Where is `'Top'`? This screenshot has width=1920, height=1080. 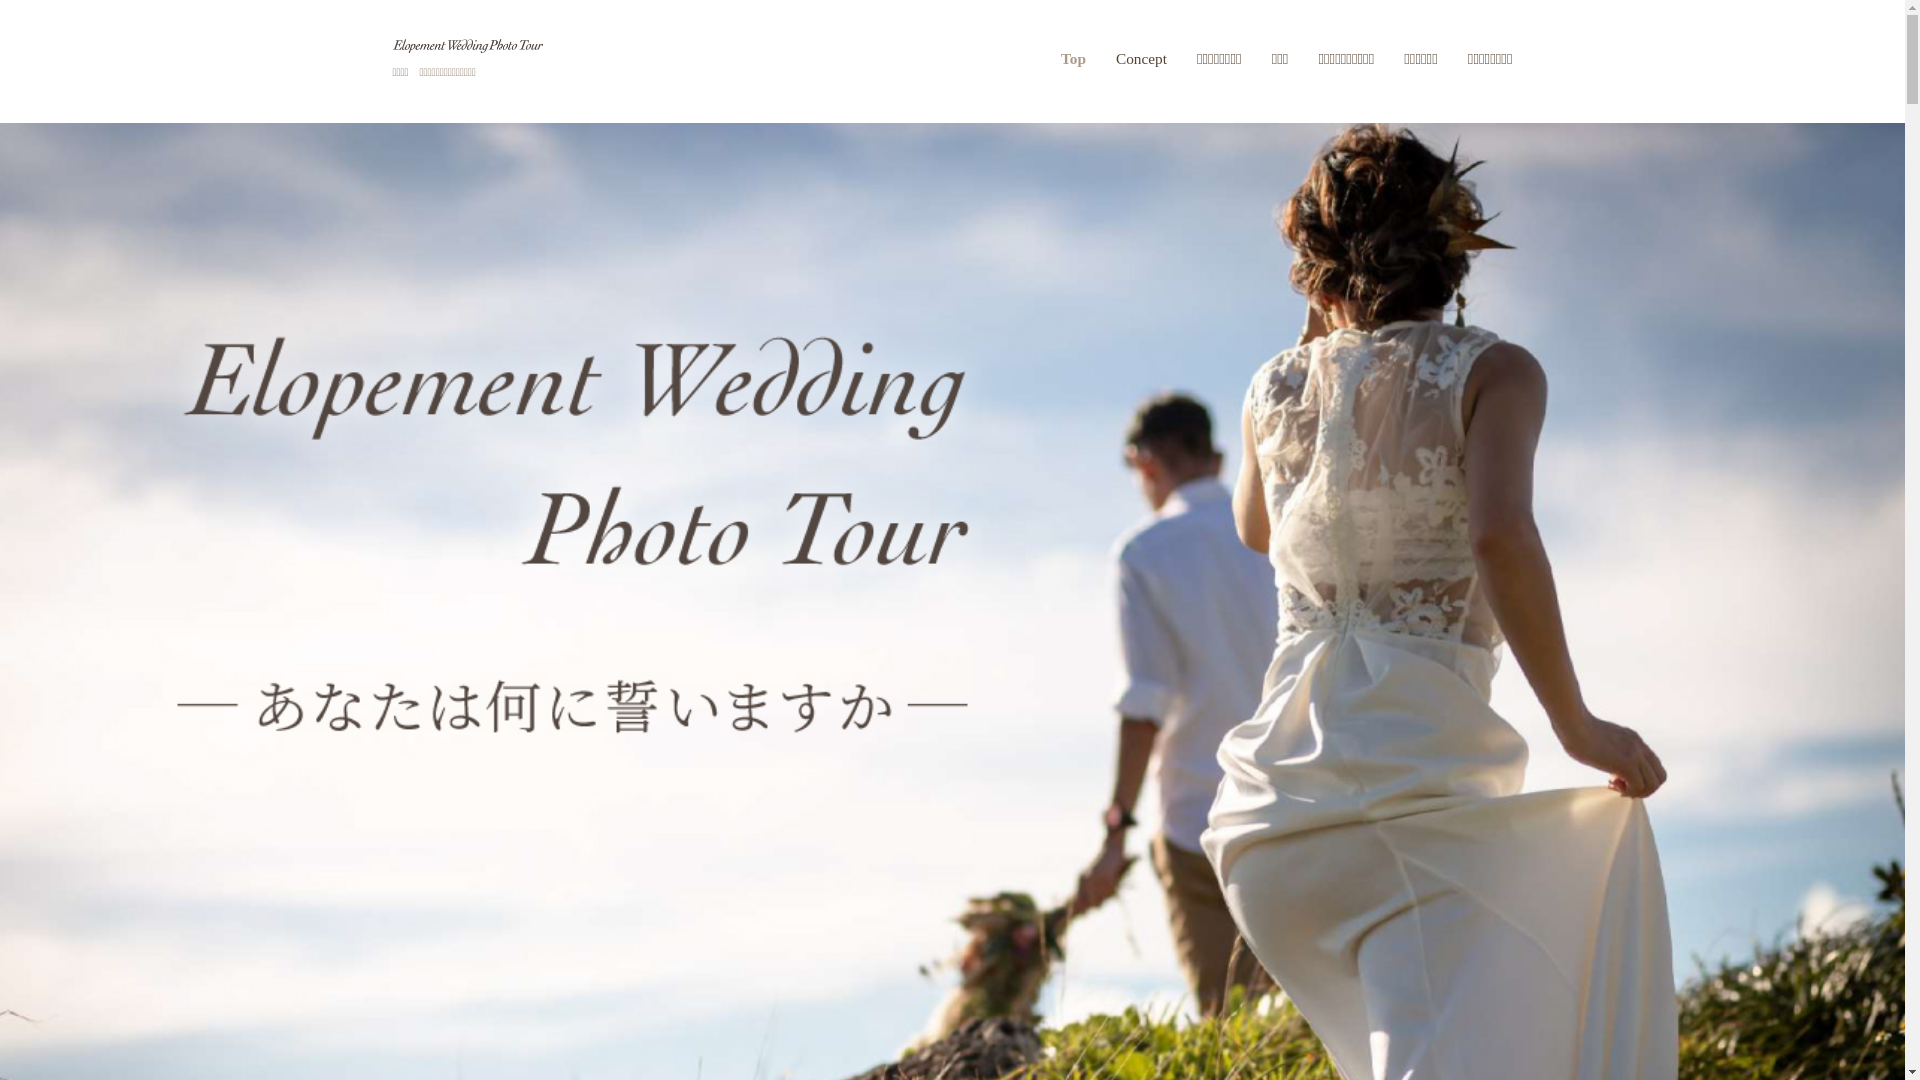 'Top' is located at coordinates (1079, 57).